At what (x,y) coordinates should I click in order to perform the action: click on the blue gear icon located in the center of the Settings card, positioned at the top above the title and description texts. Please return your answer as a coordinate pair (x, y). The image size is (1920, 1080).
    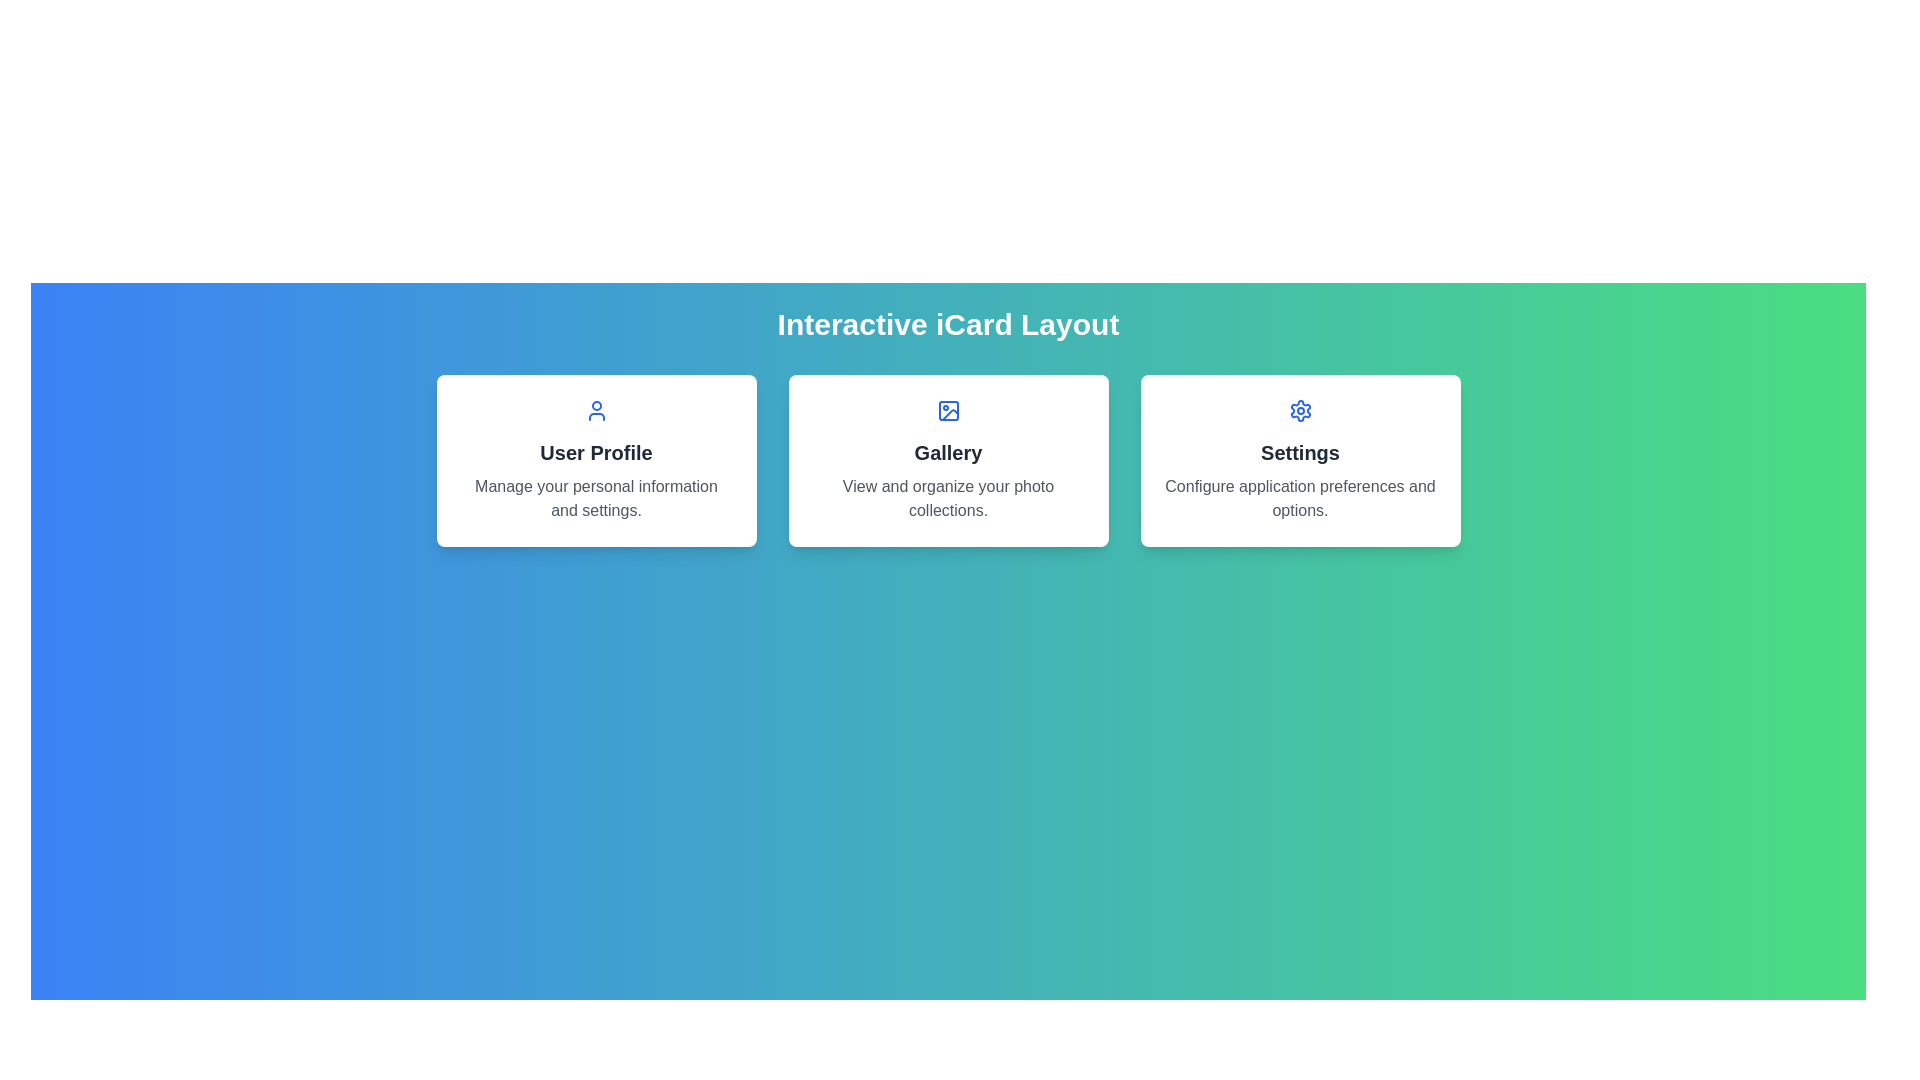
    Looking at the image, I should click on (1300, 410).